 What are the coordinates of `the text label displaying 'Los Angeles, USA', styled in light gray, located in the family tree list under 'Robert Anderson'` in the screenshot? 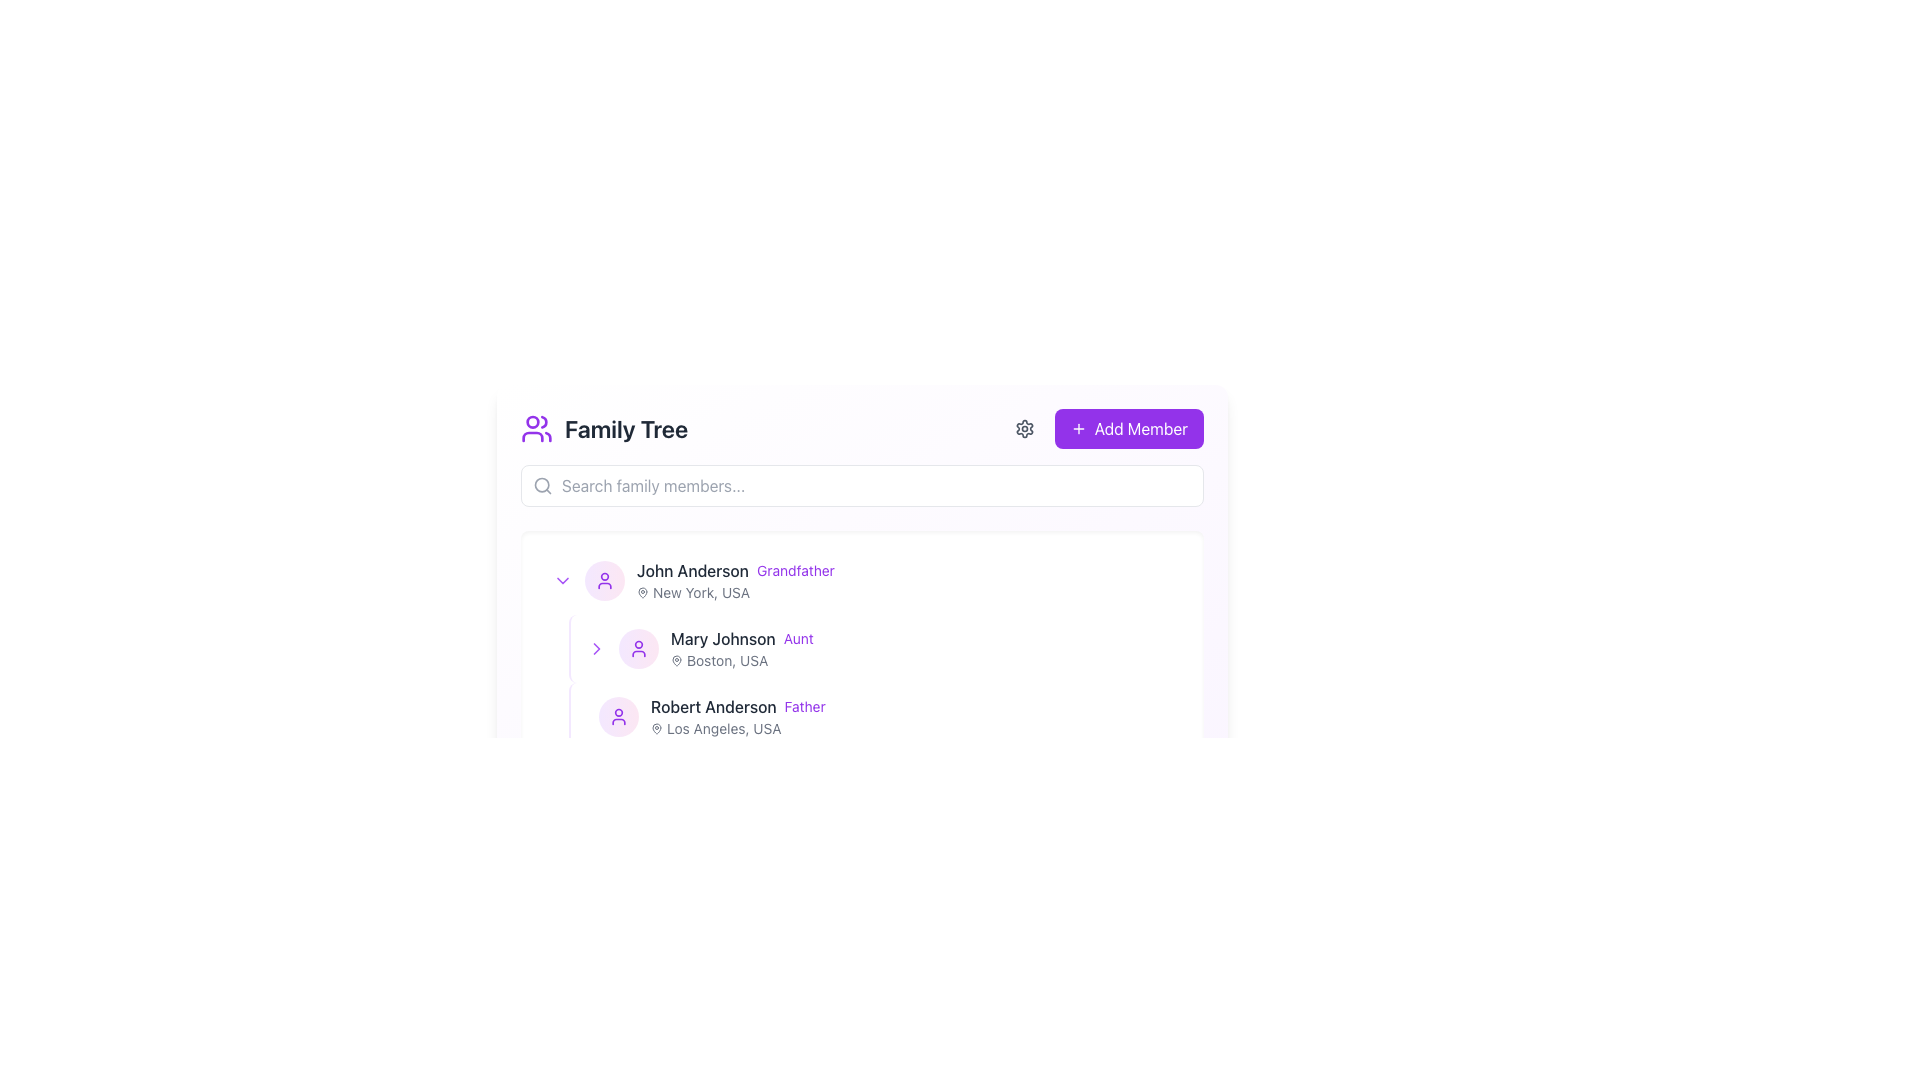 It's located at (723, 729).